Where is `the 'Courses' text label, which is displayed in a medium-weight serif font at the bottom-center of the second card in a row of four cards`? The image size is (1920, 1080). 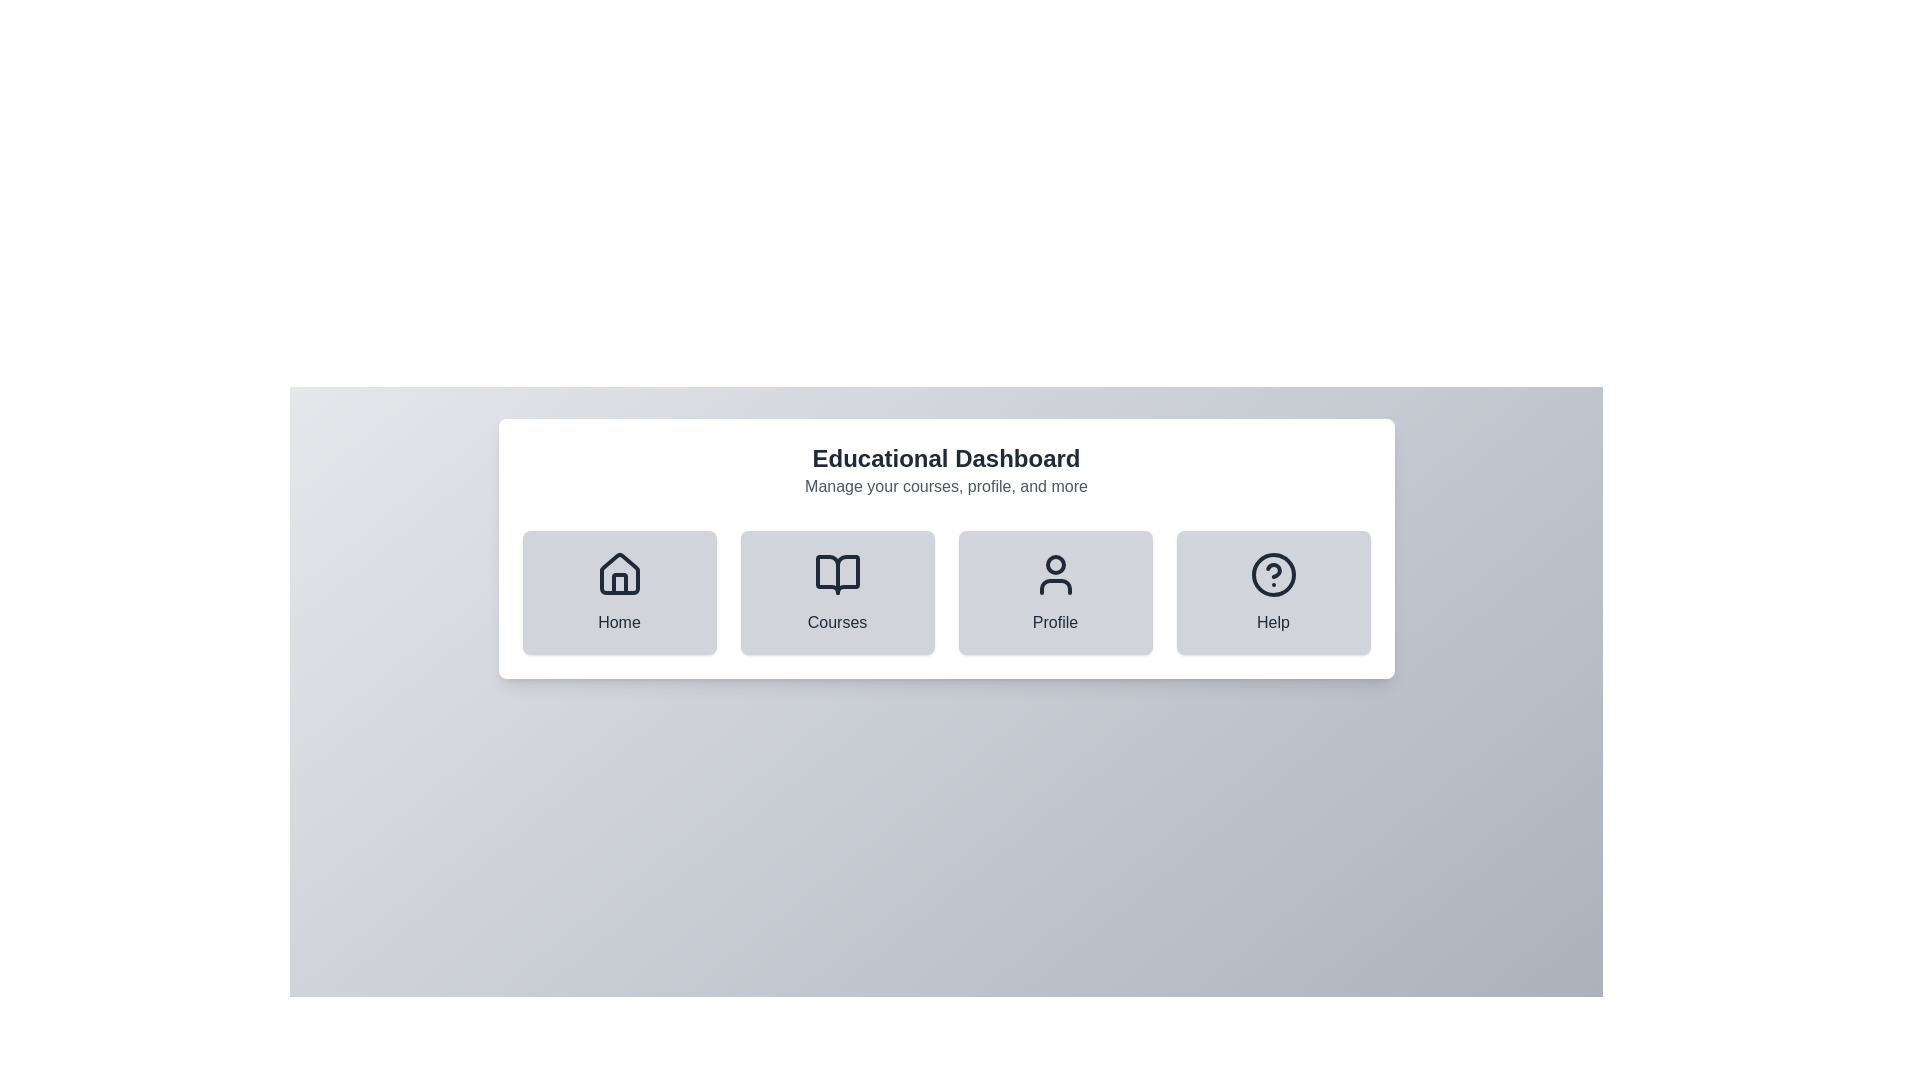 the 'Courses' text label, which is displayed in a medium-weight serif font at the bottom-center of the second card in a row of four cards is located at coordinates (837, 622).